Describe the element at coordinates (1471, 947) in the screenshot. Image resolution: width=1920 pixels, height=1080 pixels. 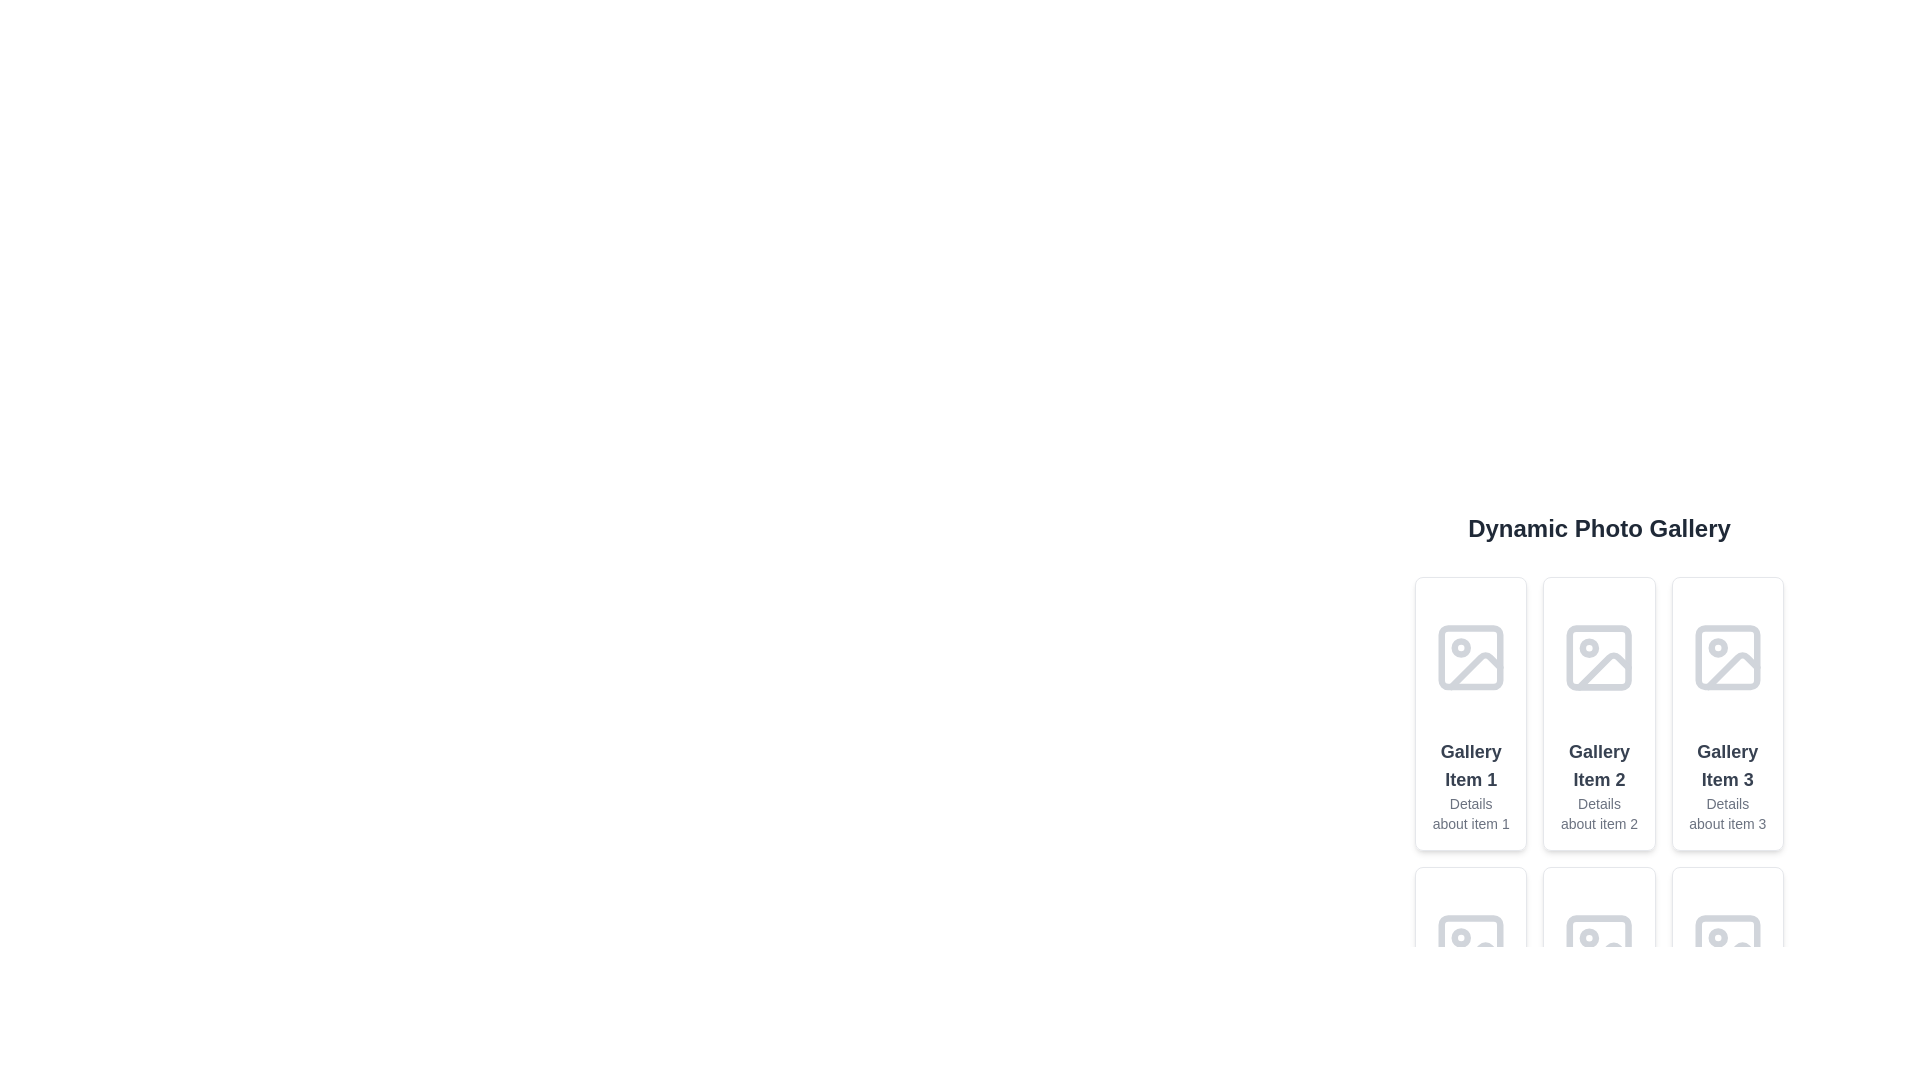
I see `the decorative SVG element with rectangle attributes that serves as a placeholder icon, located in the second row, first column of the gallery grid` at that location.